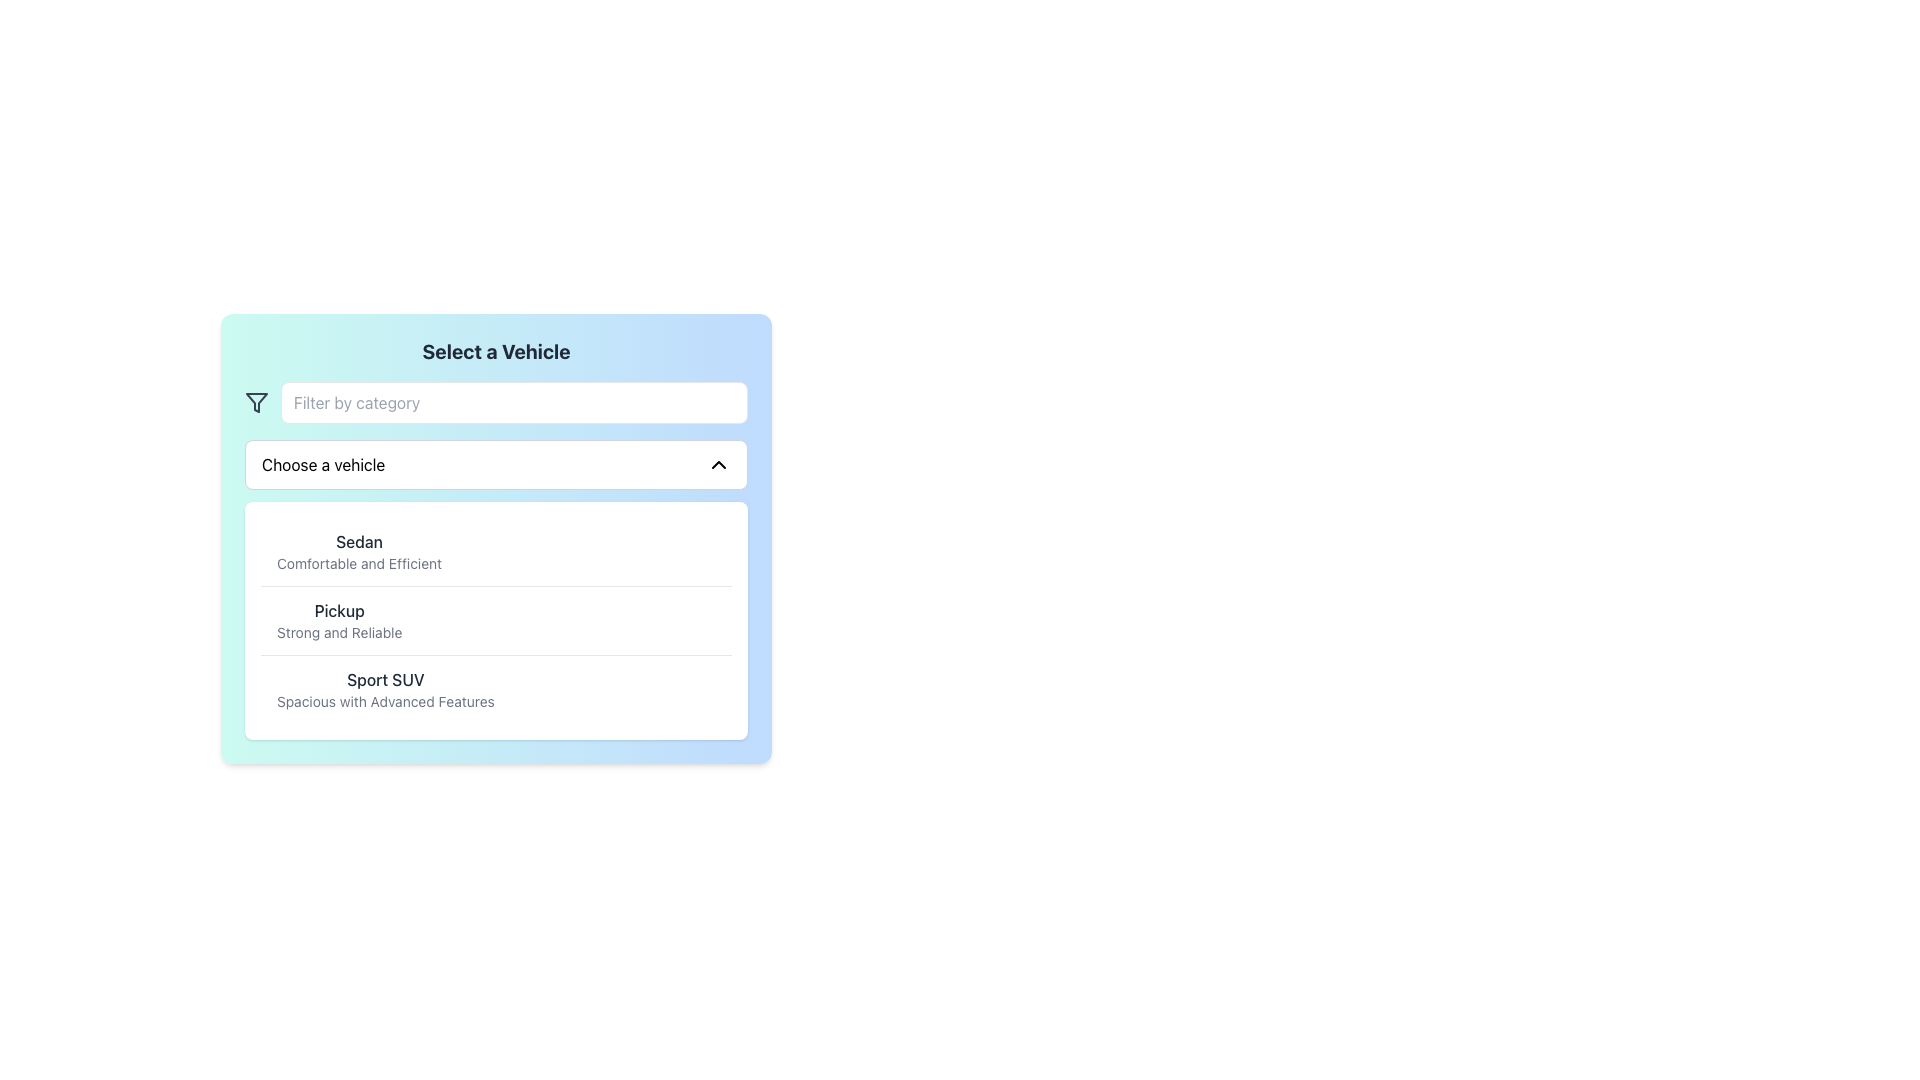 The height and width of the screenshot is (1080, 1920). What do you see at coordinates (385, 689) in the screenshot?
I see `to select the 'Sport SUV' option, which is the third item in the list of vehicle types, prominently styled in a medium-sized, bold sans-serif font` at bounding box center [385, 689].